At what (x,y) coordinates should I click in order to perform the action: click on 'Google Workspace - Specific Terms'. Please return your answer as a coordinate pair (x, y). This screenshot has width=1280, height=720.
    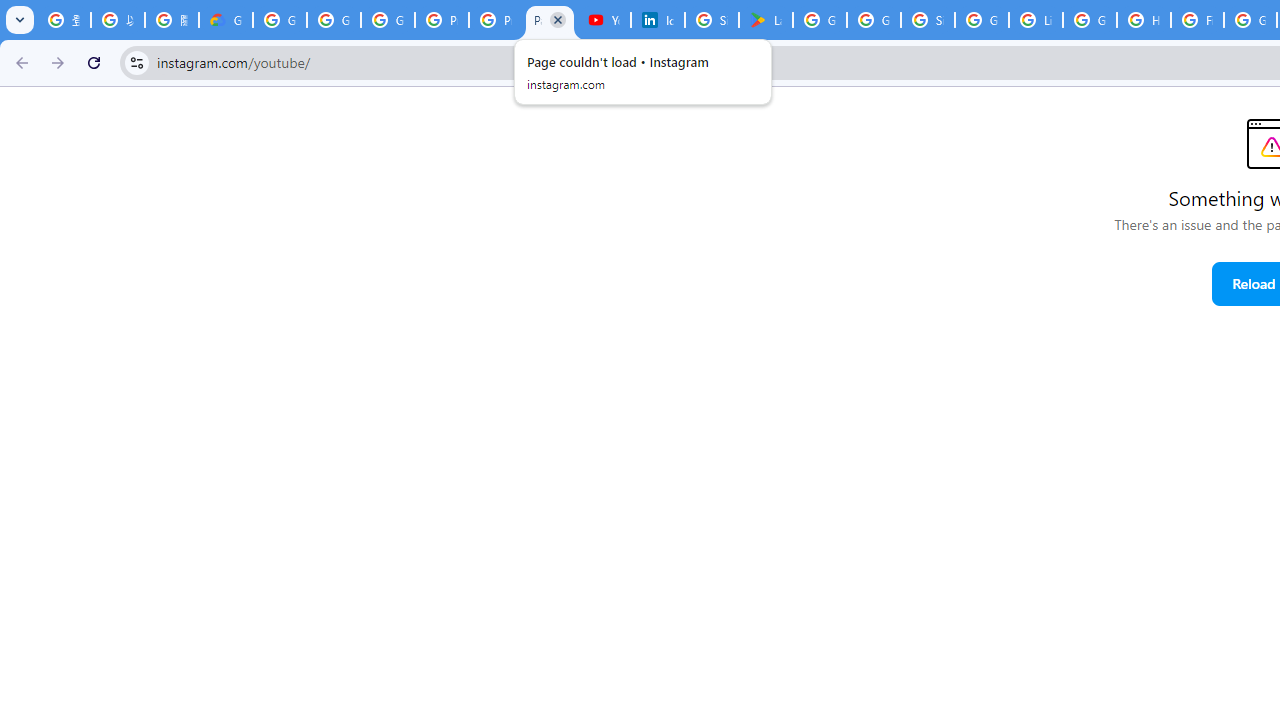
    Looking at the image, I should click on (874, 20).